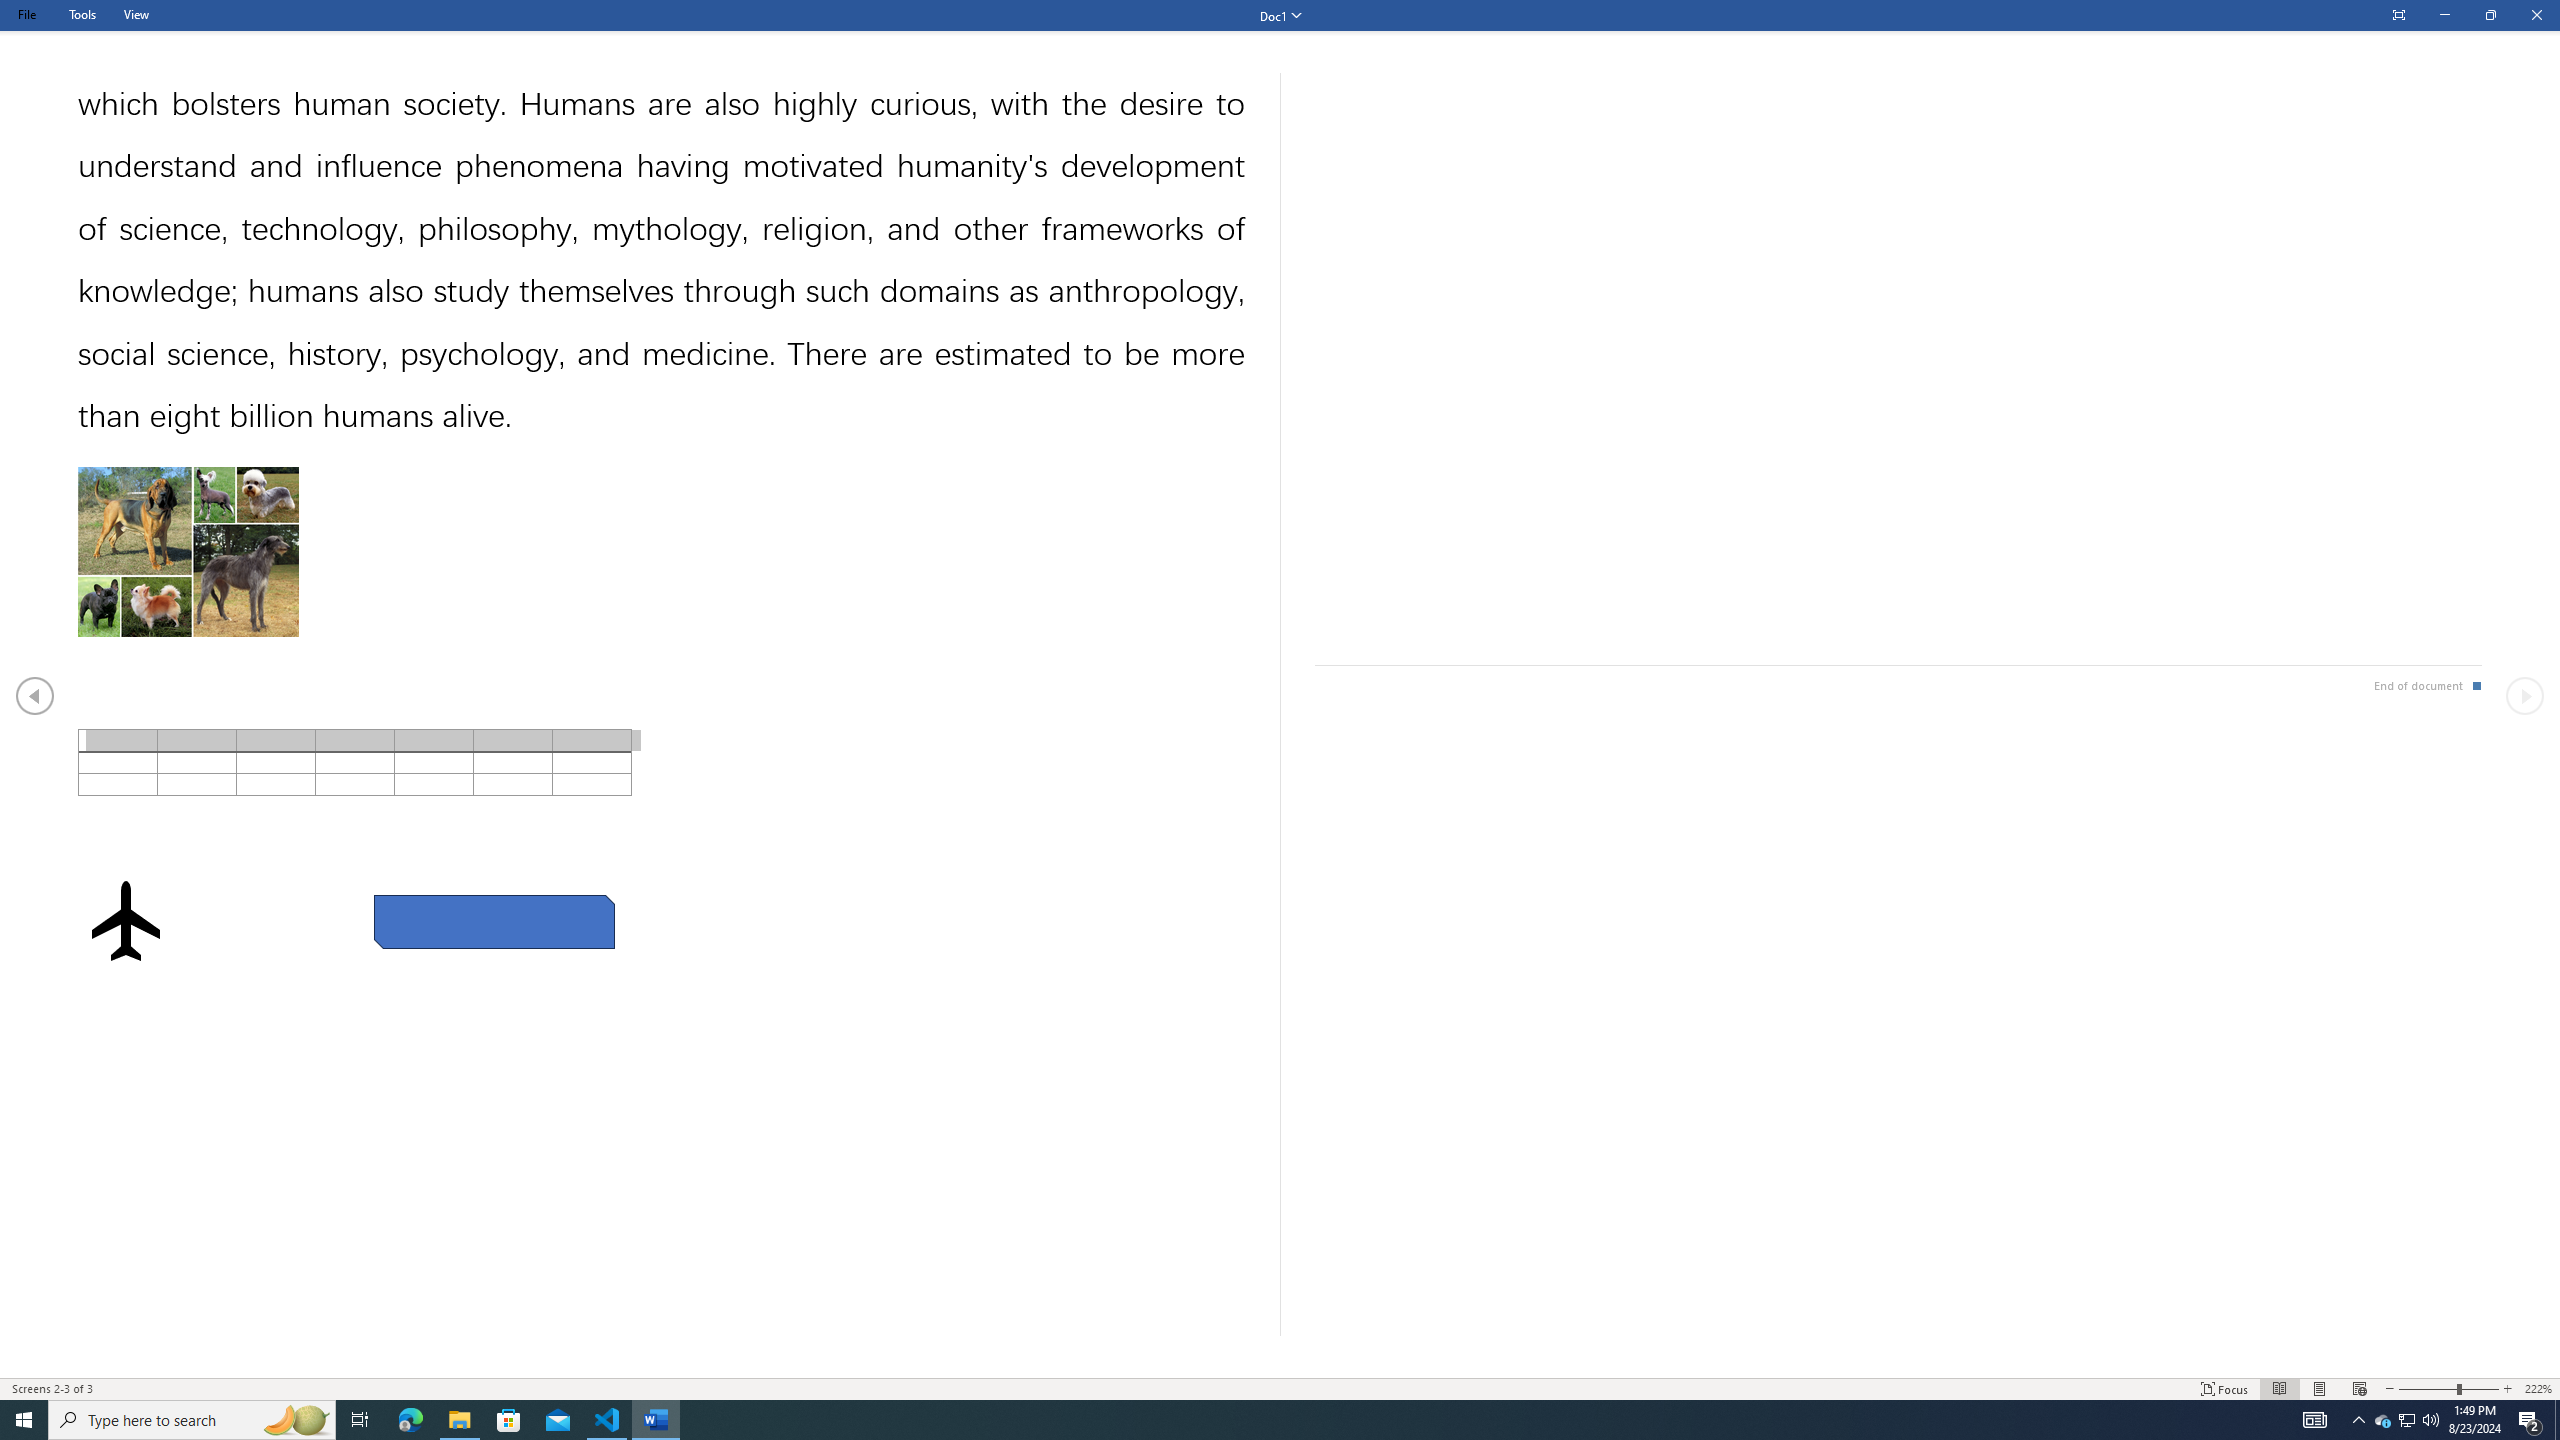 This screenshot has height=1440, width=2560. I want to click on 'Rectangle: Diagonal Corners Snipped 2', so click(493, 922).